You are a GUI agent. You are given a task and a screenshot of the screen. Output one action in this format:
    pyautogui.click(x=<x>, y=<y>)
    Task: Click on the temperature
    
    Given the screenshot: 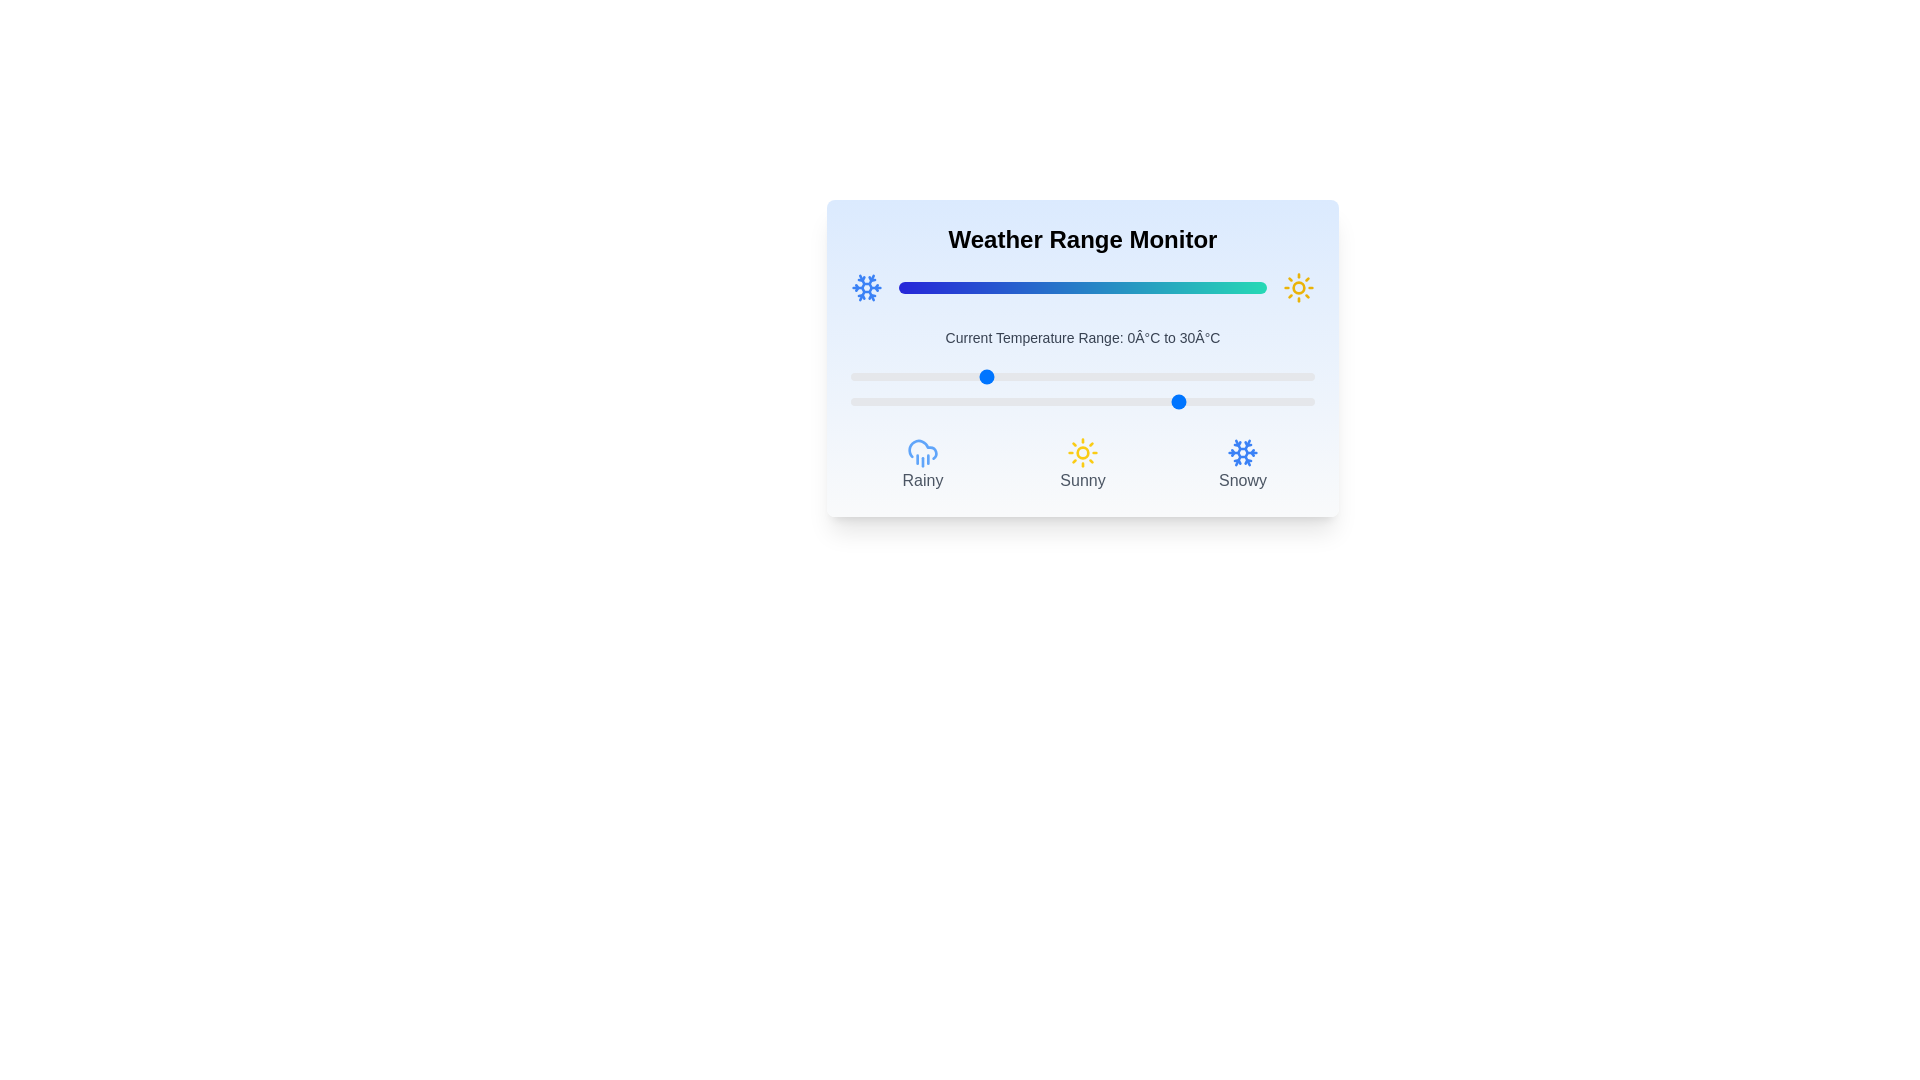 What is the action you would take?
    pyautogui.click(x=1036, y=401)
    